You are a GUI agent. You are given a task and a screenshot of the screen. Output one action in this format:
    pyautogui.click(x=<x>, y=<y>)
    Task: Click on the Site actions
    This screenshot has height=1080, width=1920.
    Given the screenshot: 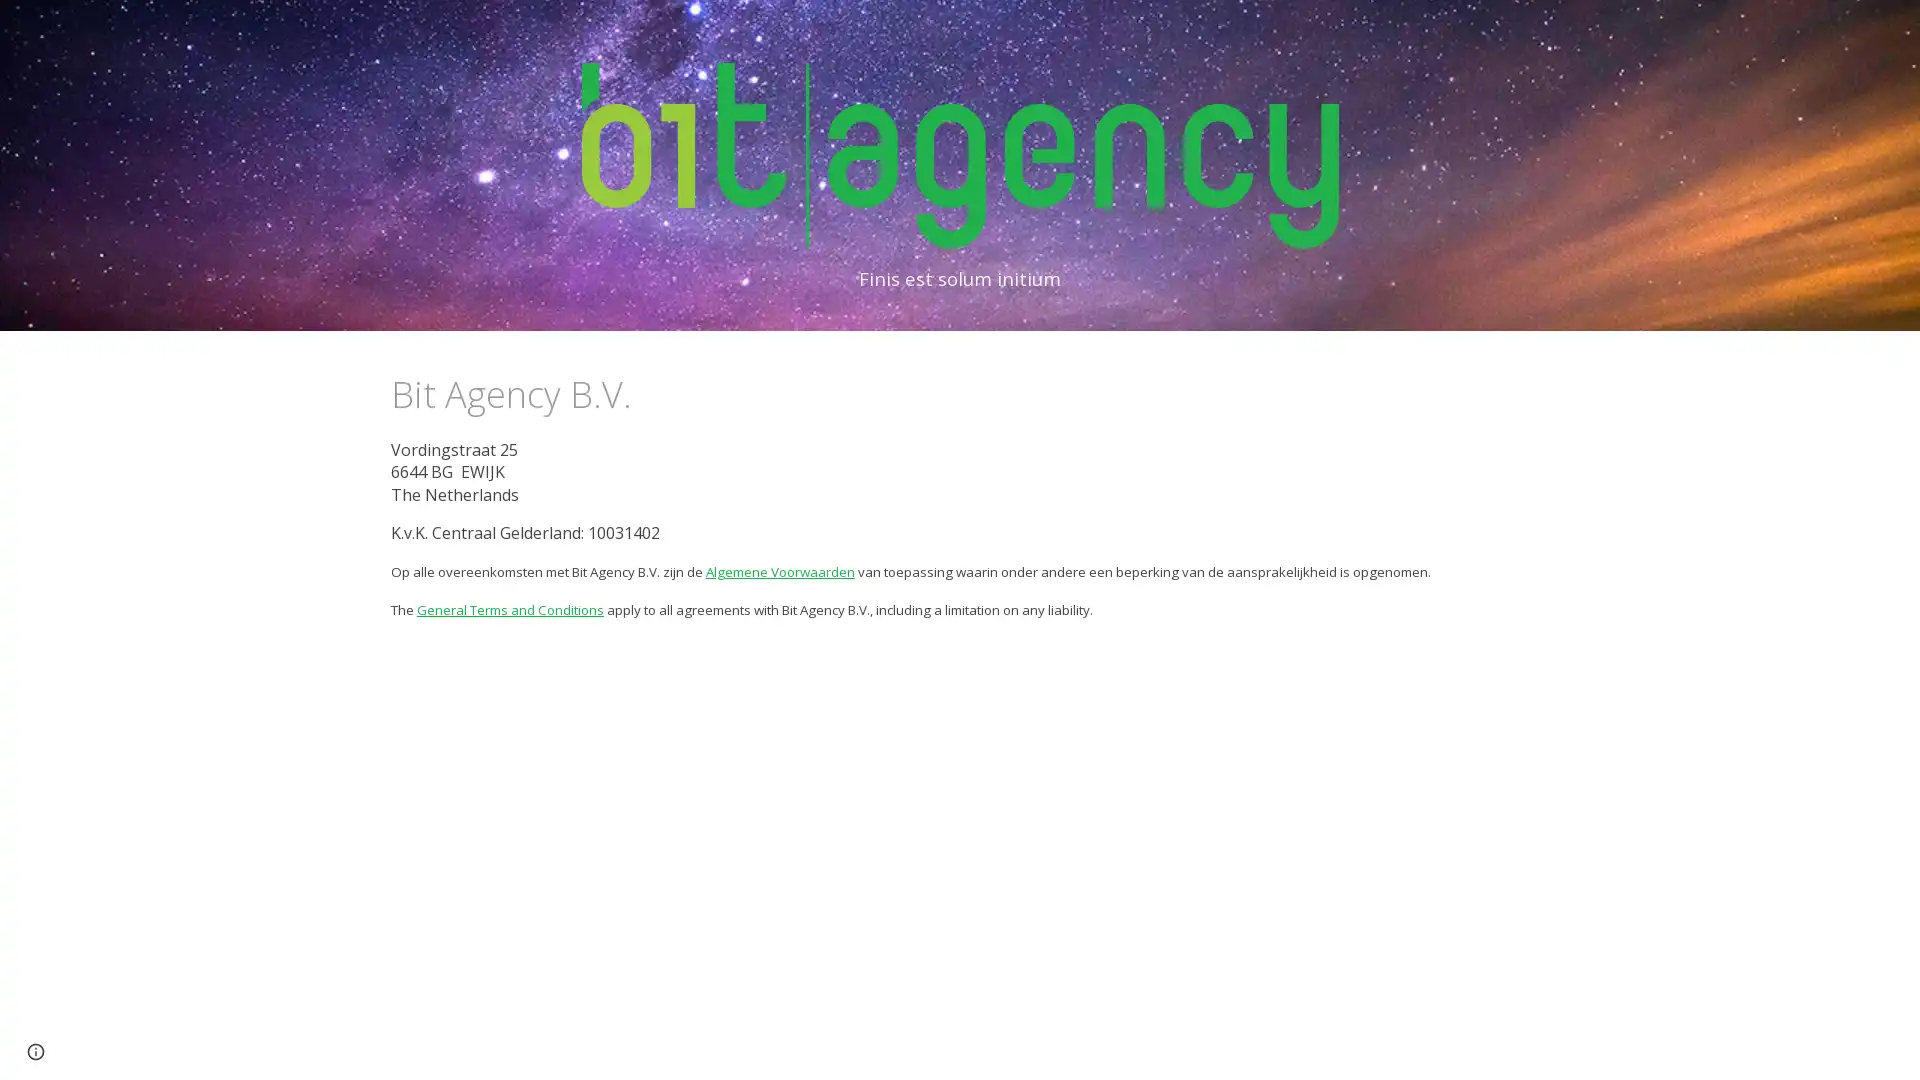 What is the action you would take?
    pyautogui.click(x=35, y=1044)
    